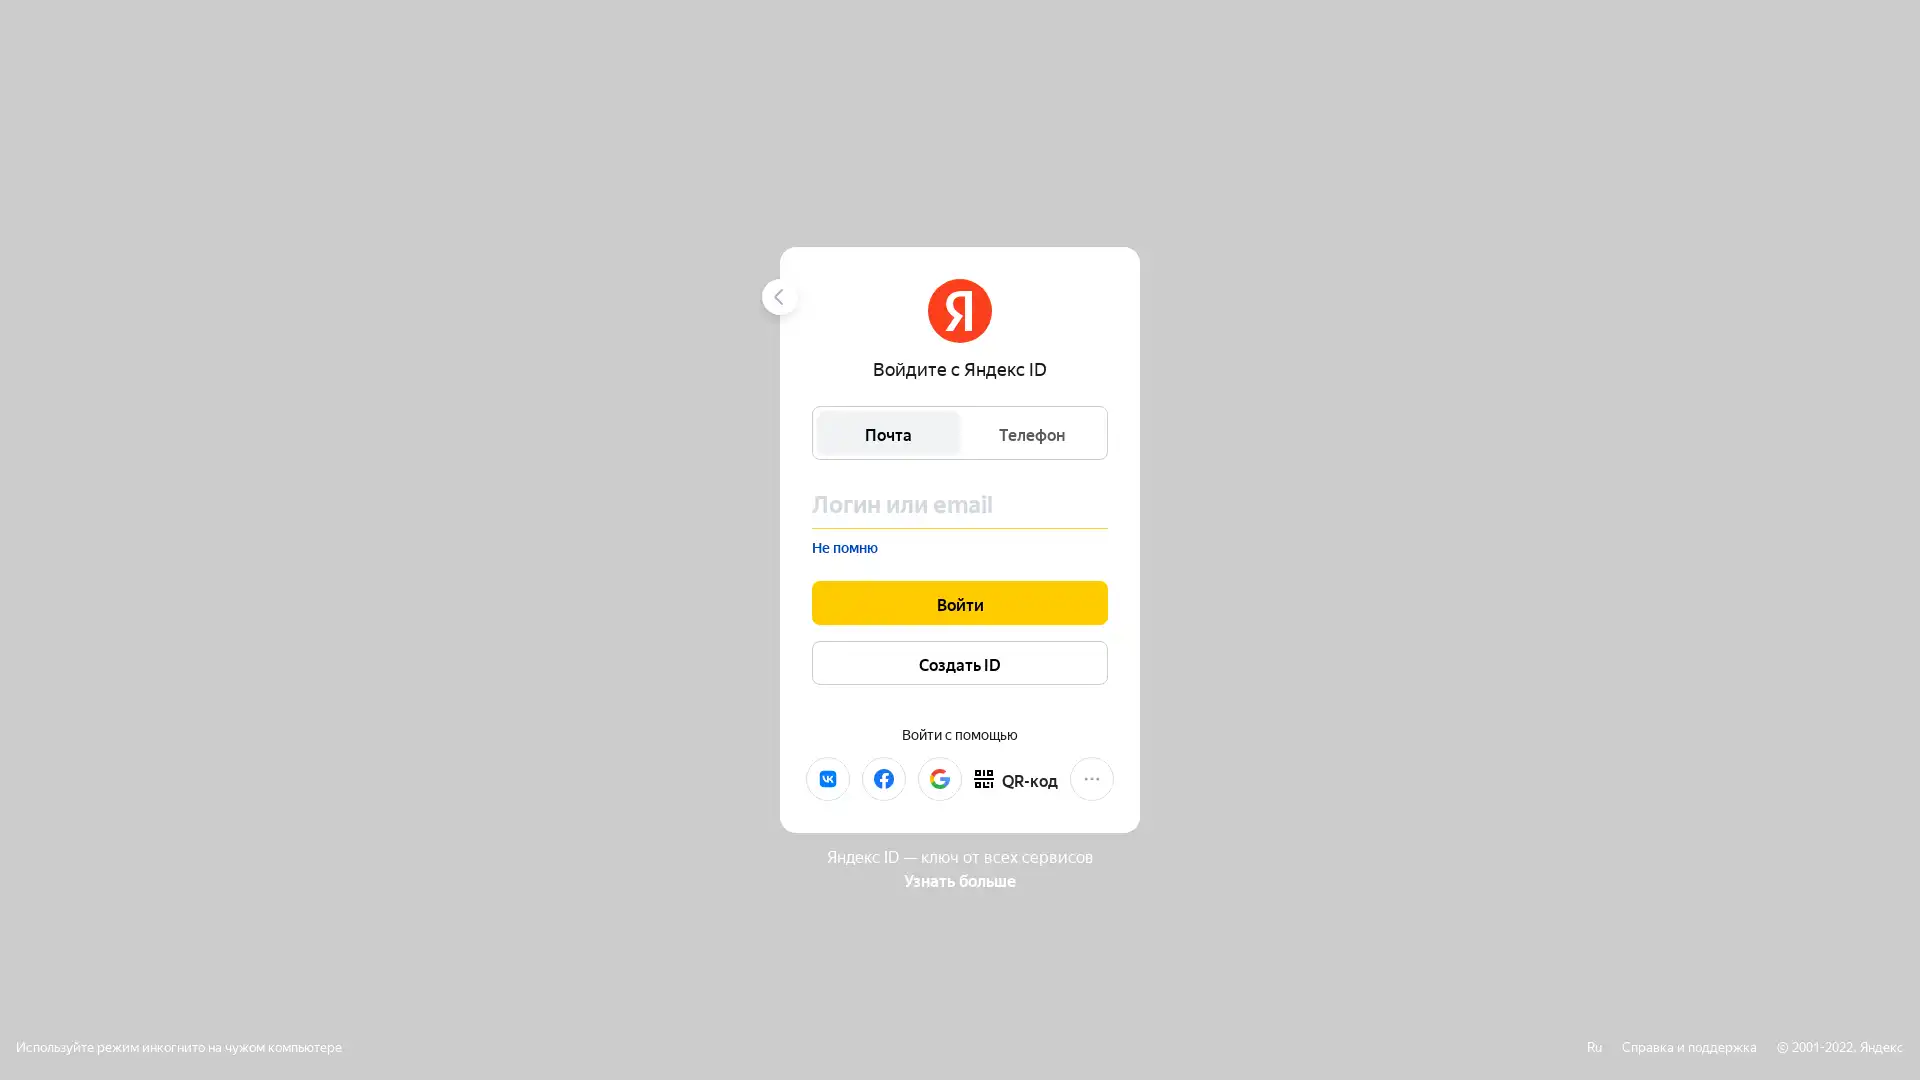 This screenshot has width=1920, height=1080. What do you see at coordinates (939, 777) in the screenshot?
I see `Google` at bounding box center [939, 777].